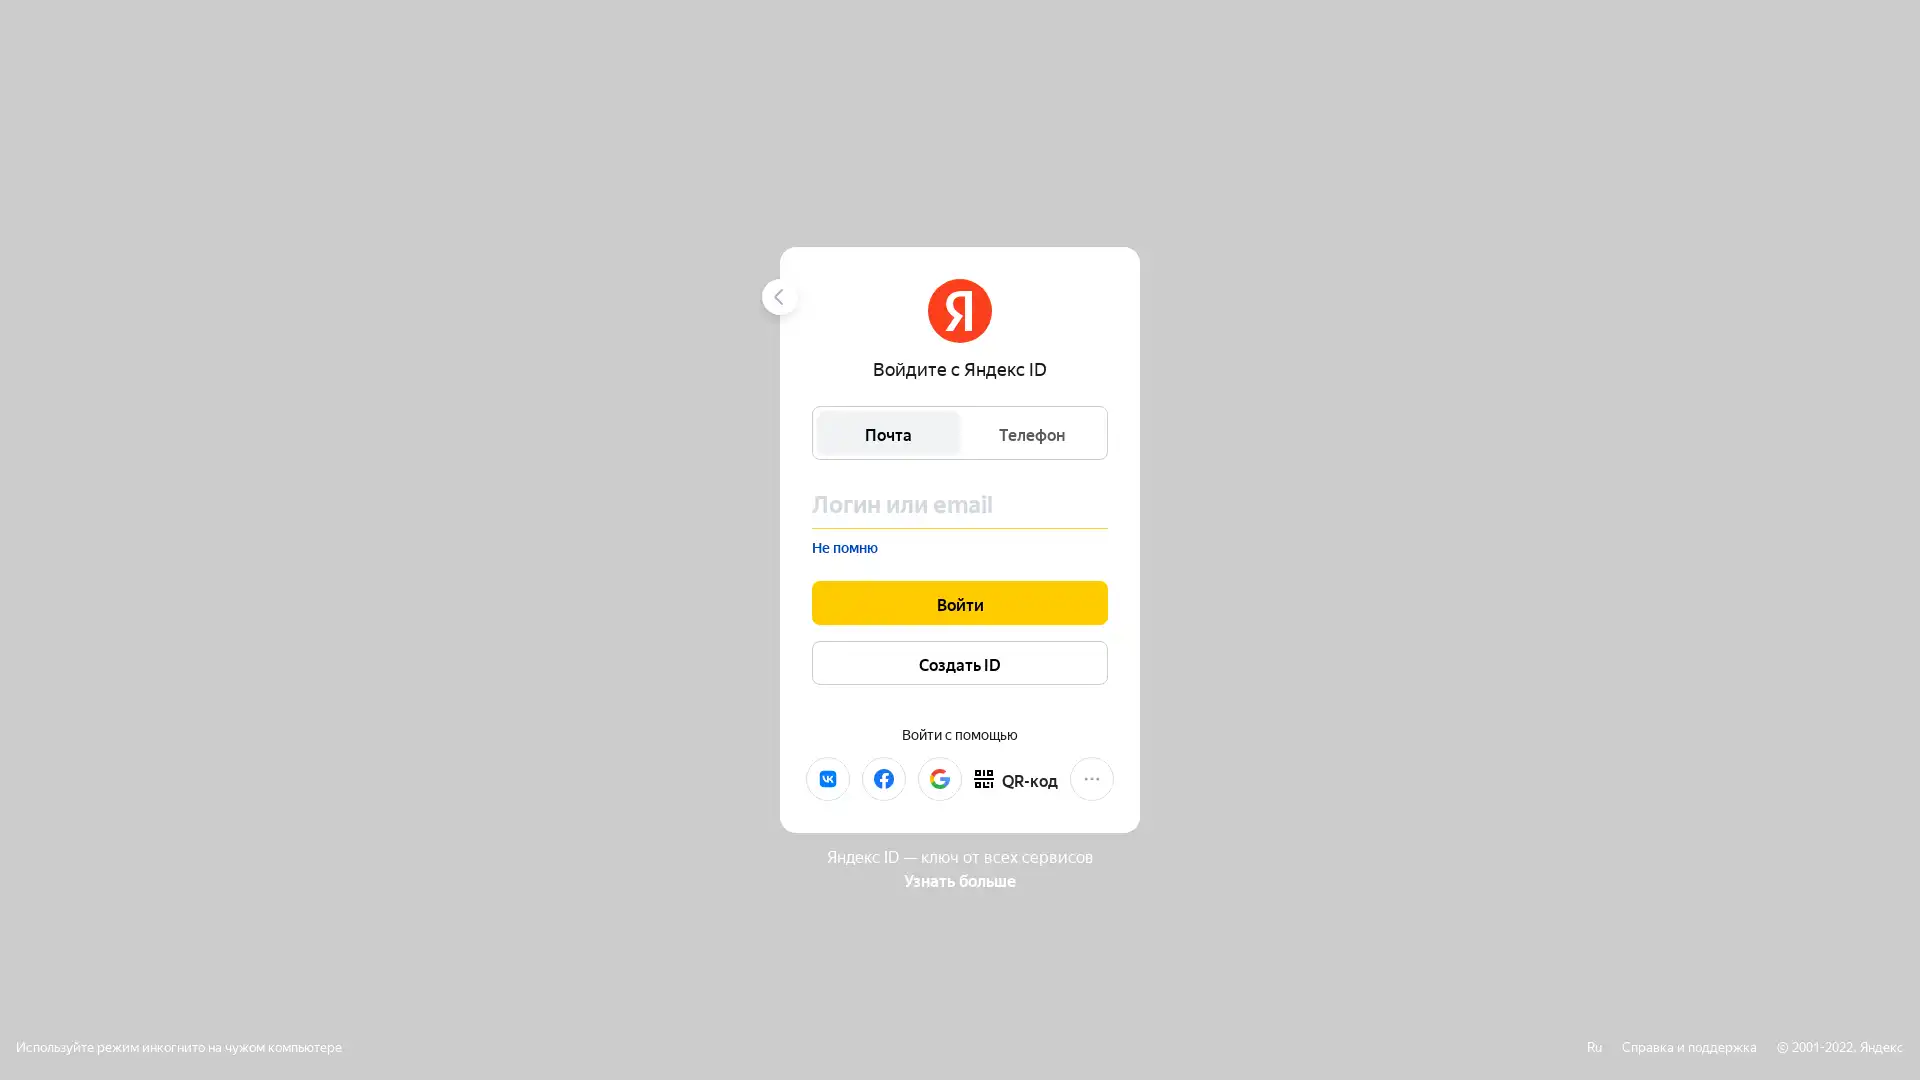 This screenshot has width=1920, height=1080. What do you see at coordinates (939, 777) in the screenshot?
I see `Google` at bounding box center [939, 777].